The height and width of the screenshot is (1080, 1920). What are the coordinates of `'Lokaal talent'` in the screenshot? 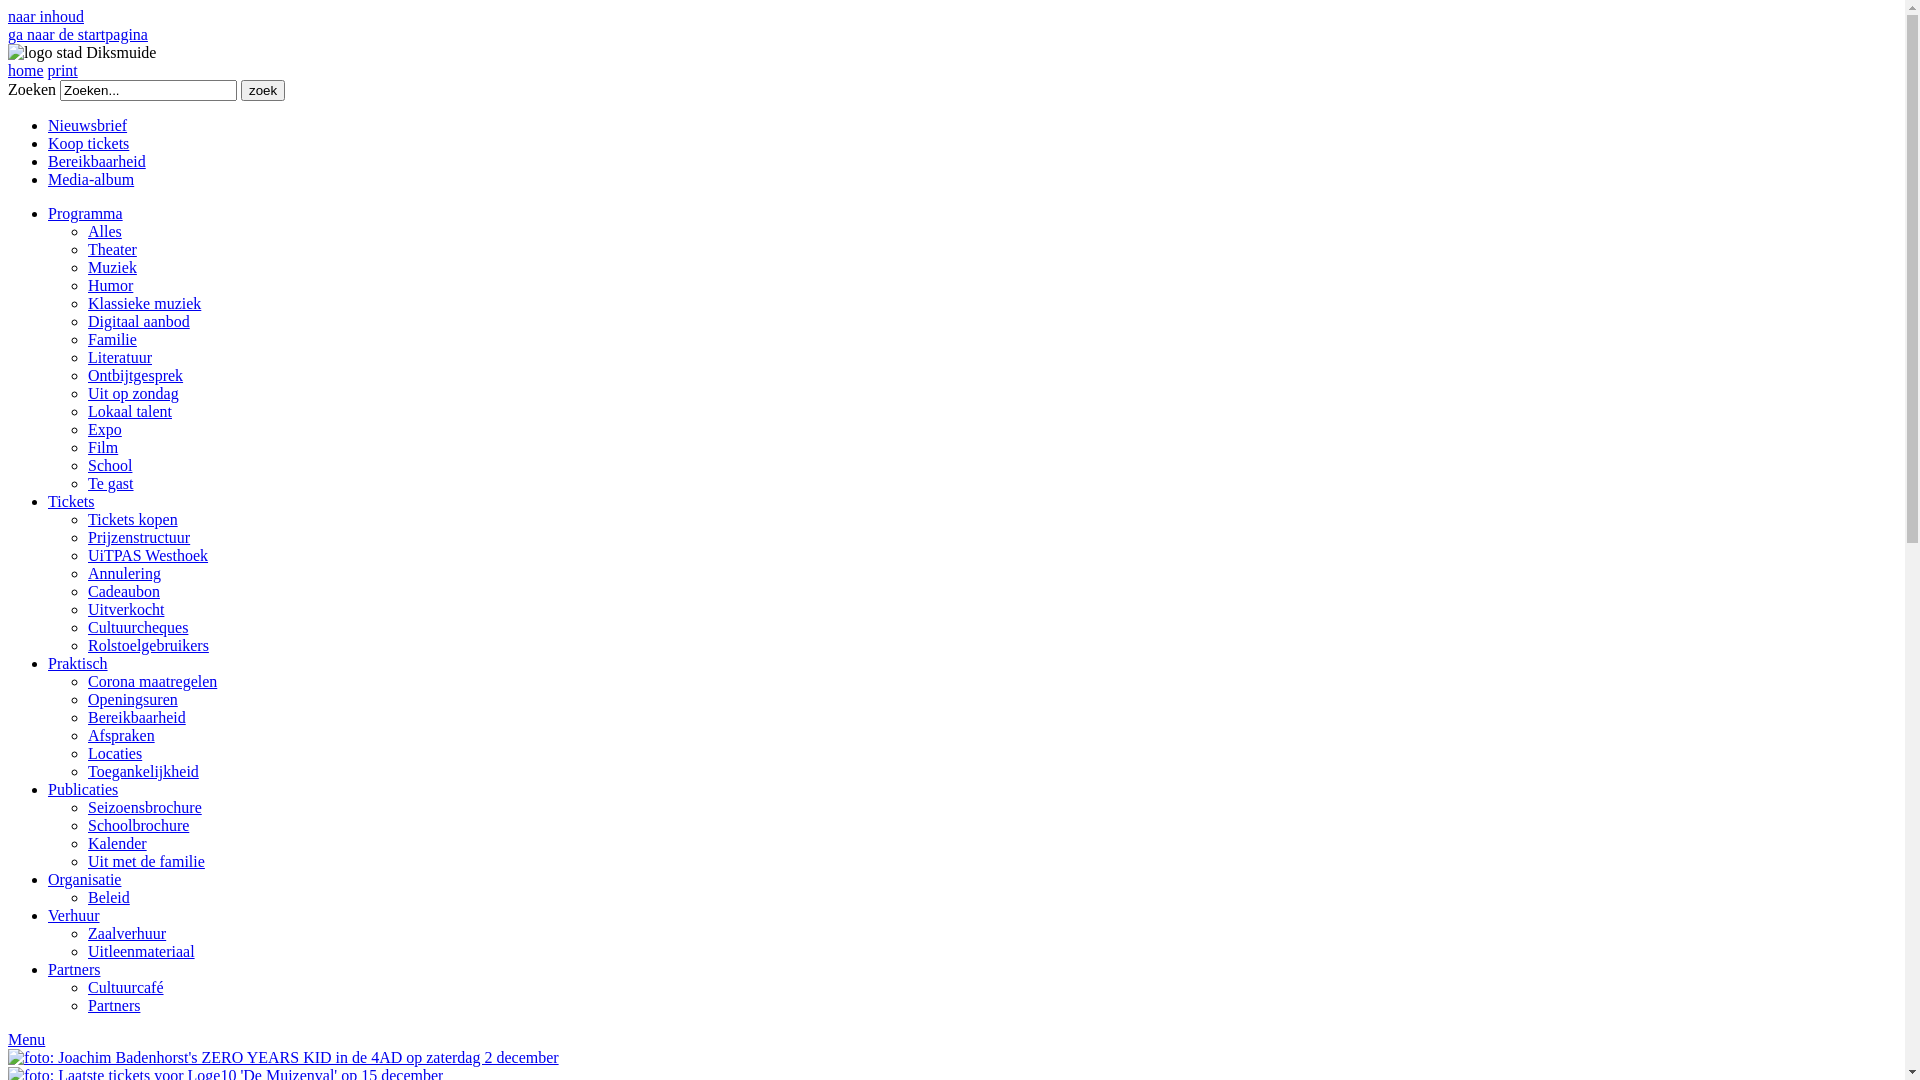 It's located at (128, 410).